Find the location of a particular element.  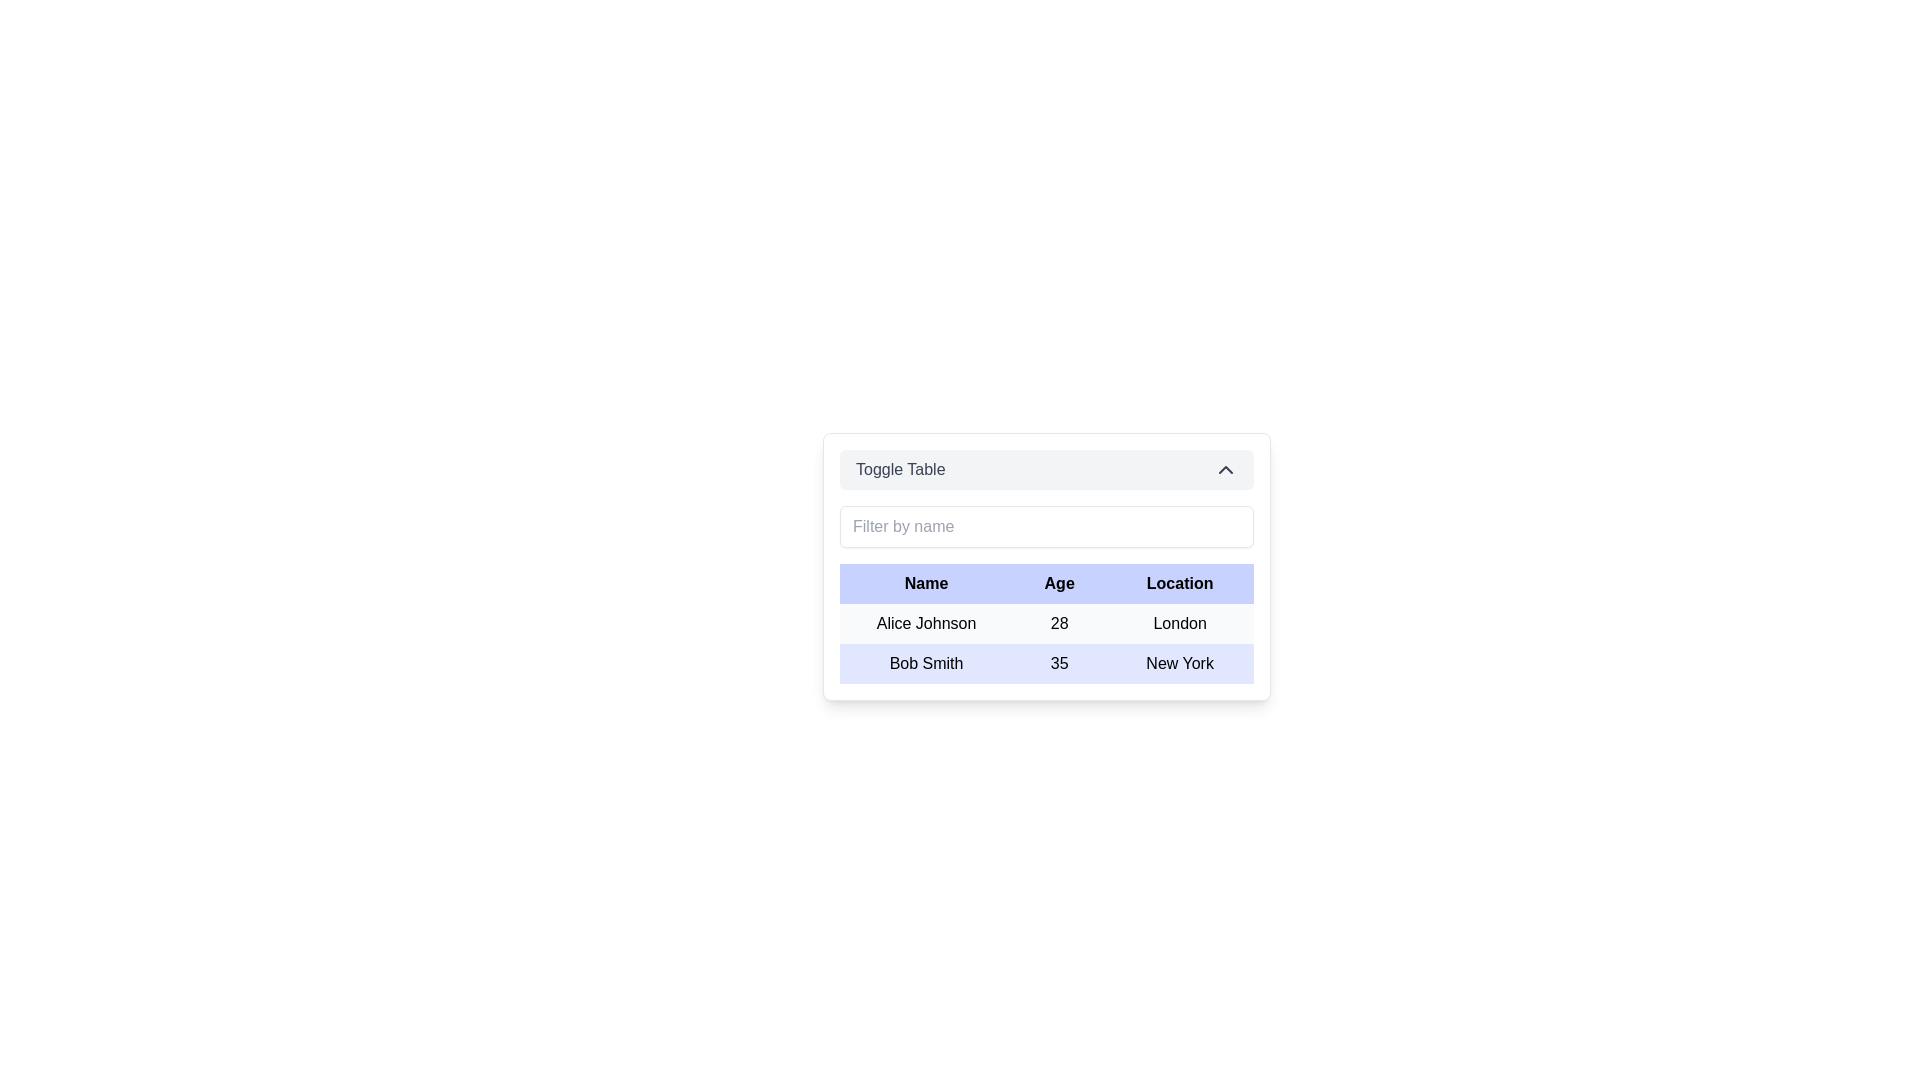

the 'Name' text label displaying 'Bob Smith' is located at coordinates (925, 663).